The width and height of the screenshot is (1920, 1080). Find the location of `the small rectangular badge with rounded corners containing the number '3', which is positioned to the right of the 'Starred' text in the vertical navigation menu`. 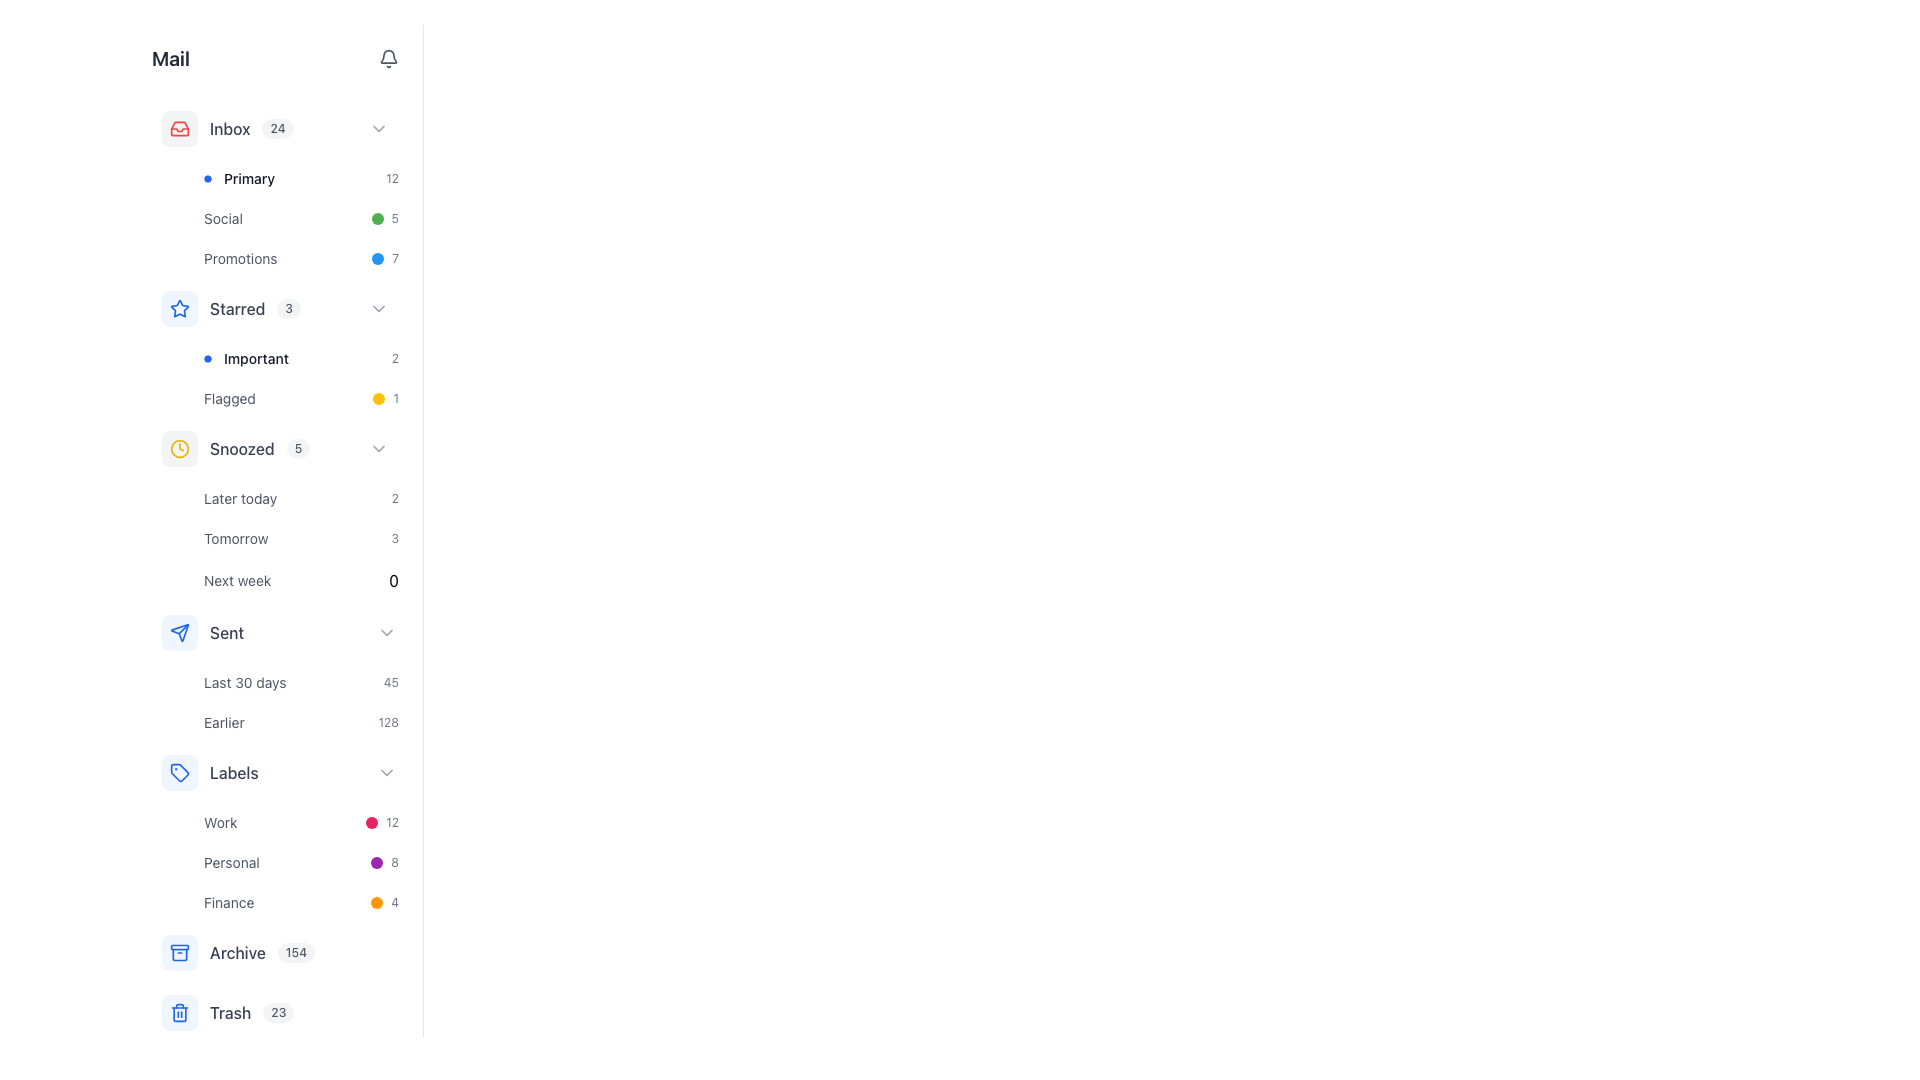

the small rectangular badge with rounded corners containing the number '3', which is positioned to the right of the 'Starred' text in the vertical navigation menu is located at coordinates (288, 308).